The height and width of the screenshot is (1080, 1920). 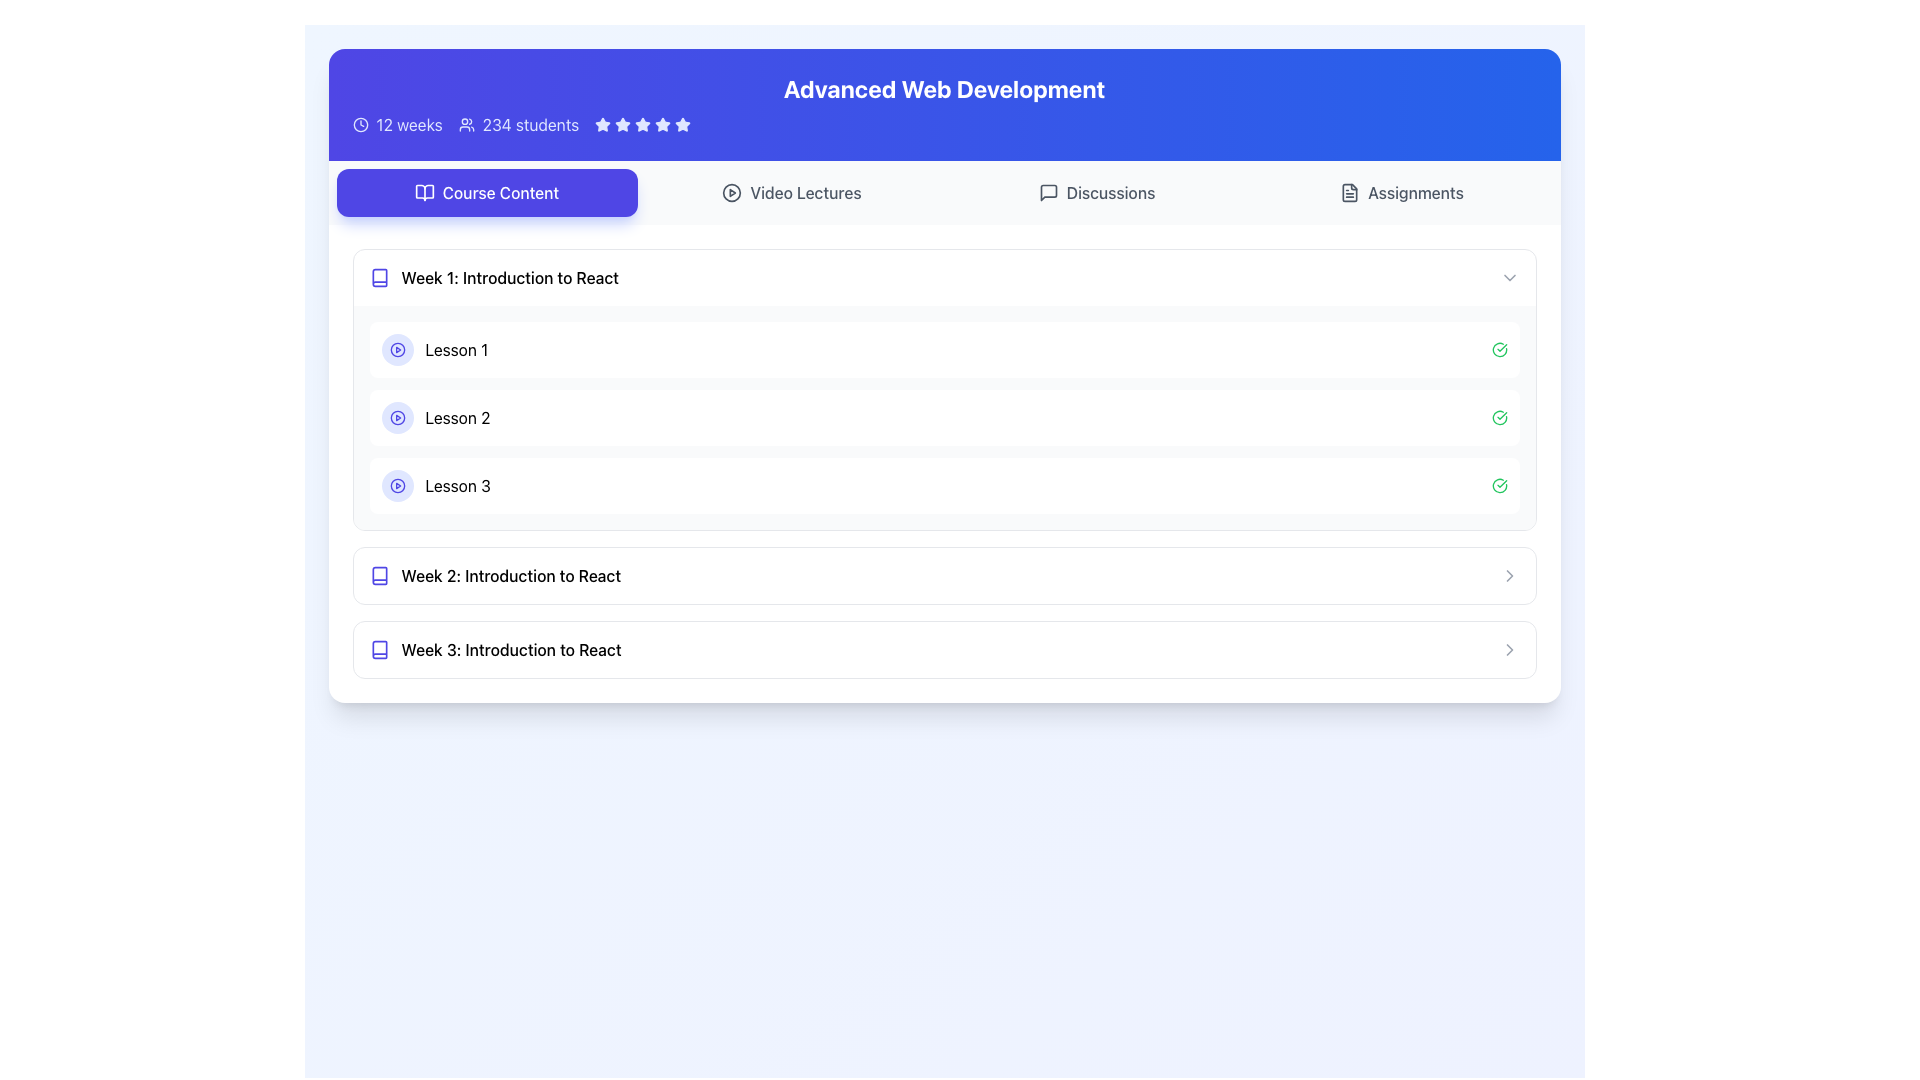 What do you see at coordinates (1509, 650) in the screenshot?
I see `the right-facing chevron arrow icon at the end of the row labeled 'Week 3: Introduction to React'` at bounding box center [1509, 650].